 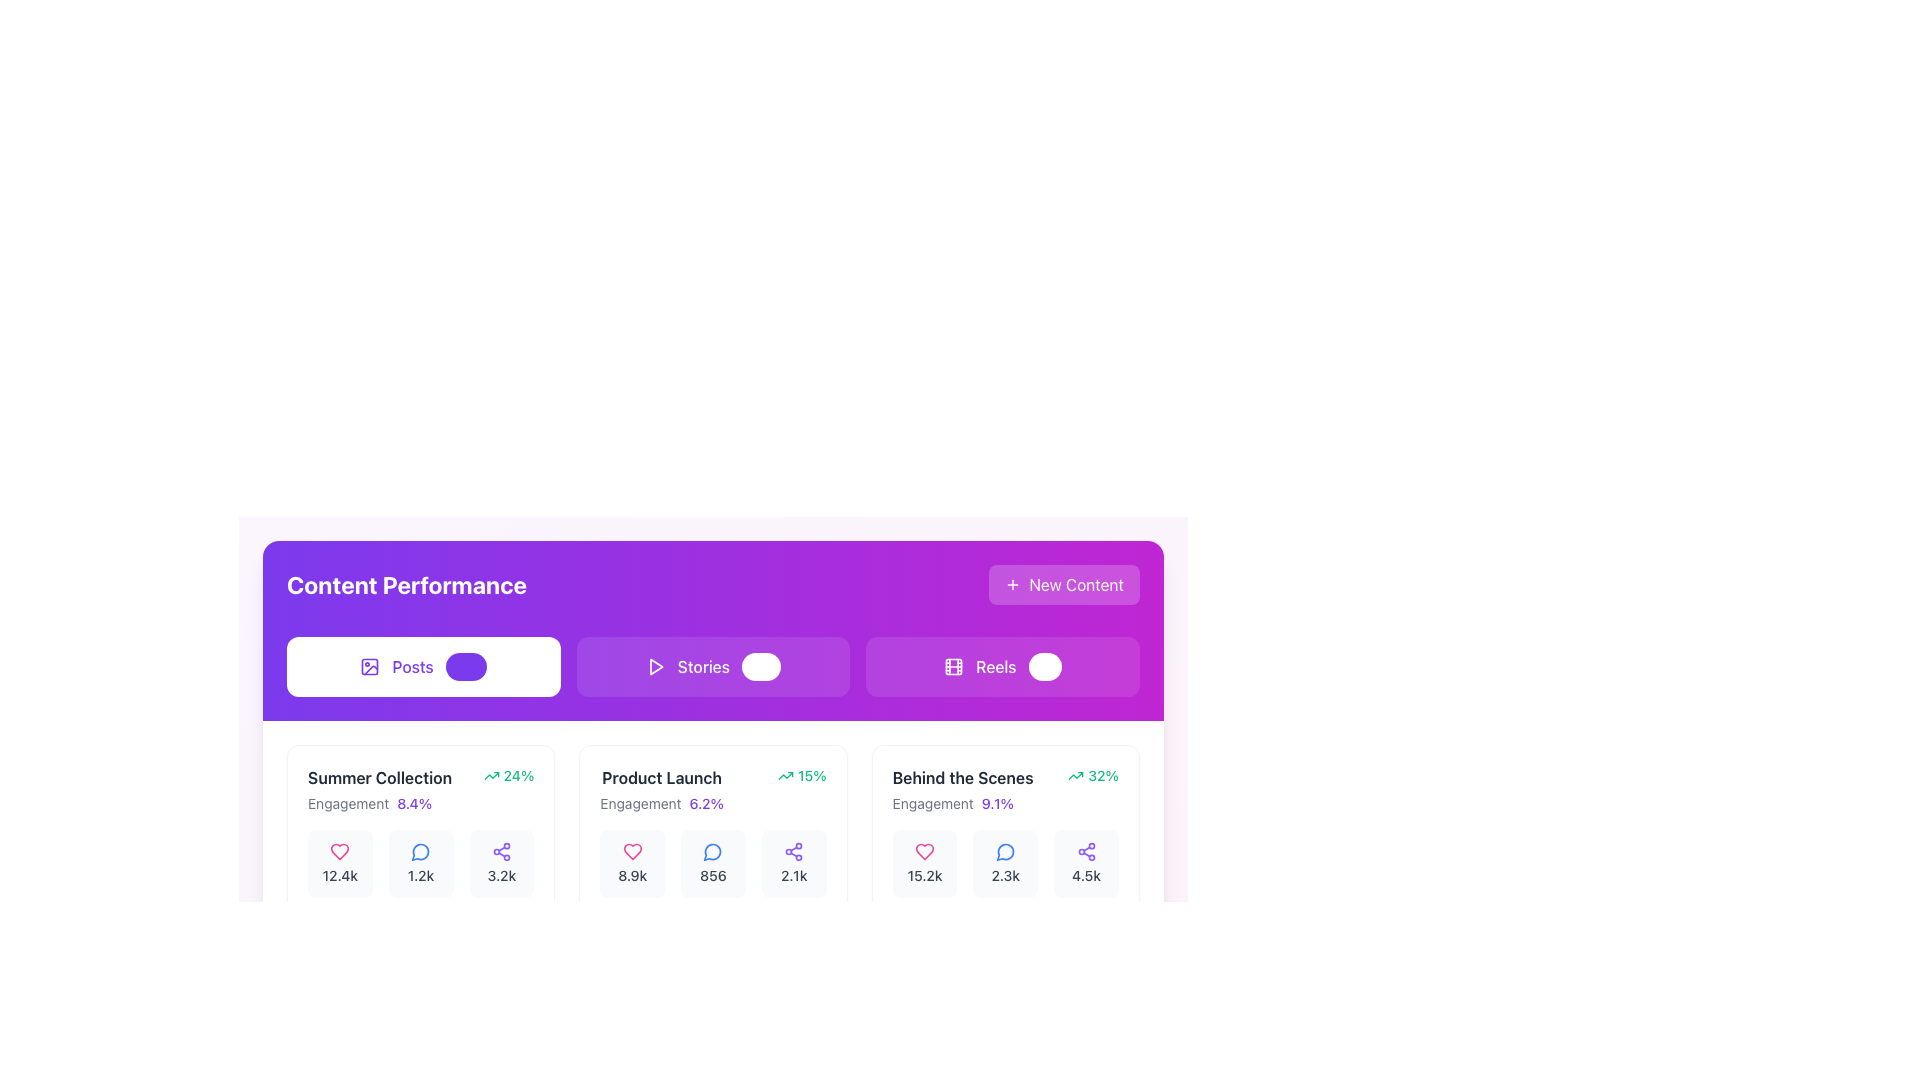 What do you see at coordinates (655, 667) in the screenshot?
I see `the triangular play icon located on the 'Stories' button` at bounding box center [655, 667].